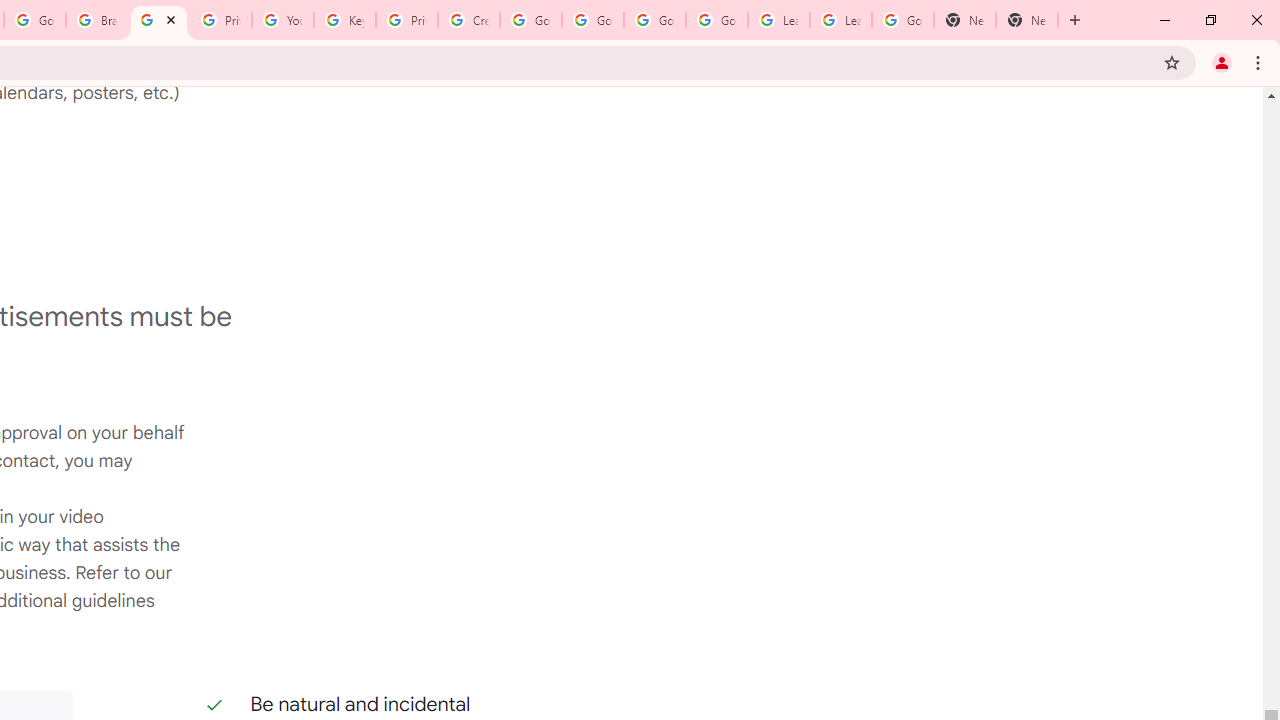  I want to click on 'Google Account', so click(902, 20).